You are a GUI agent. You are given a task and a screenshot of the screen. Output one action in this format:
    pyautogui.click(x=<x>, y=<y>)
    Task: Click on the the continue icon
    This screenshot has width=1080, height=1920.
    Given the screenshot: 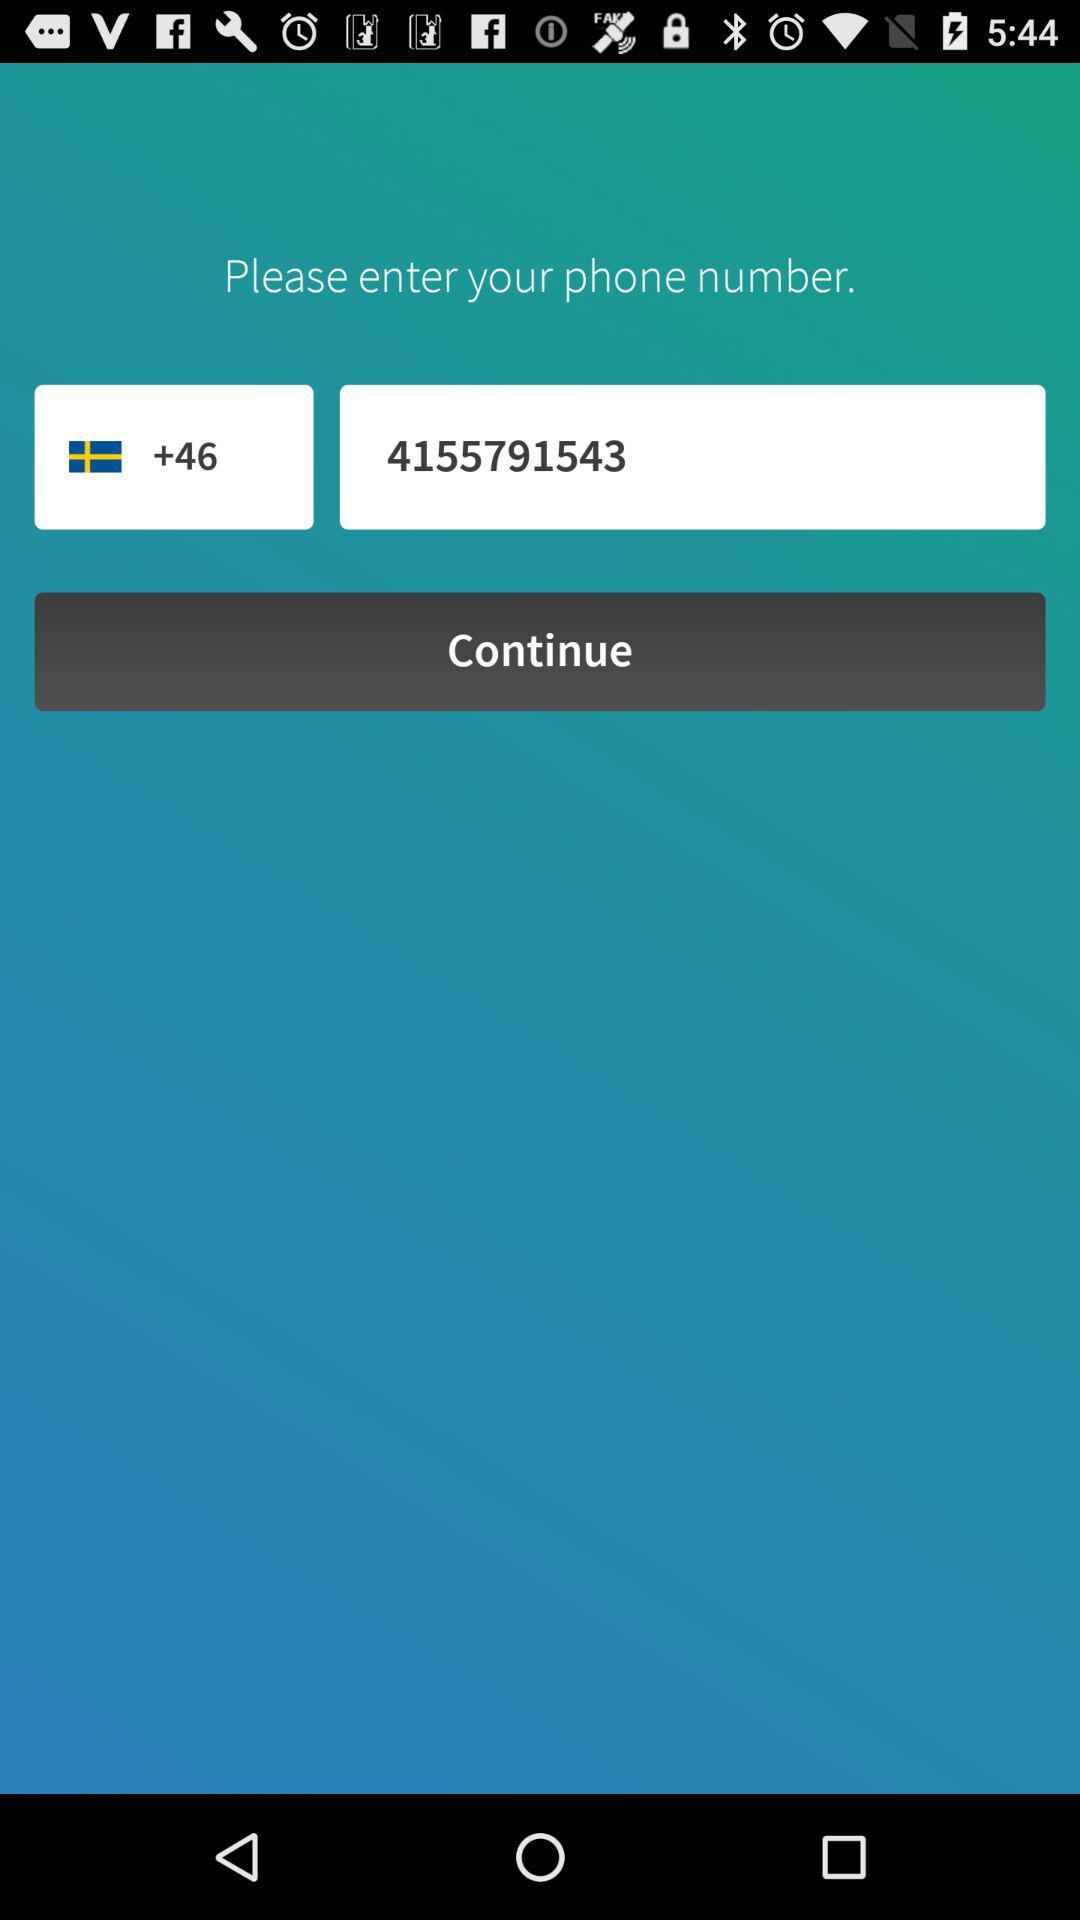 What is the action you would take?
    pyautogui.click(x=540, y=651)
    